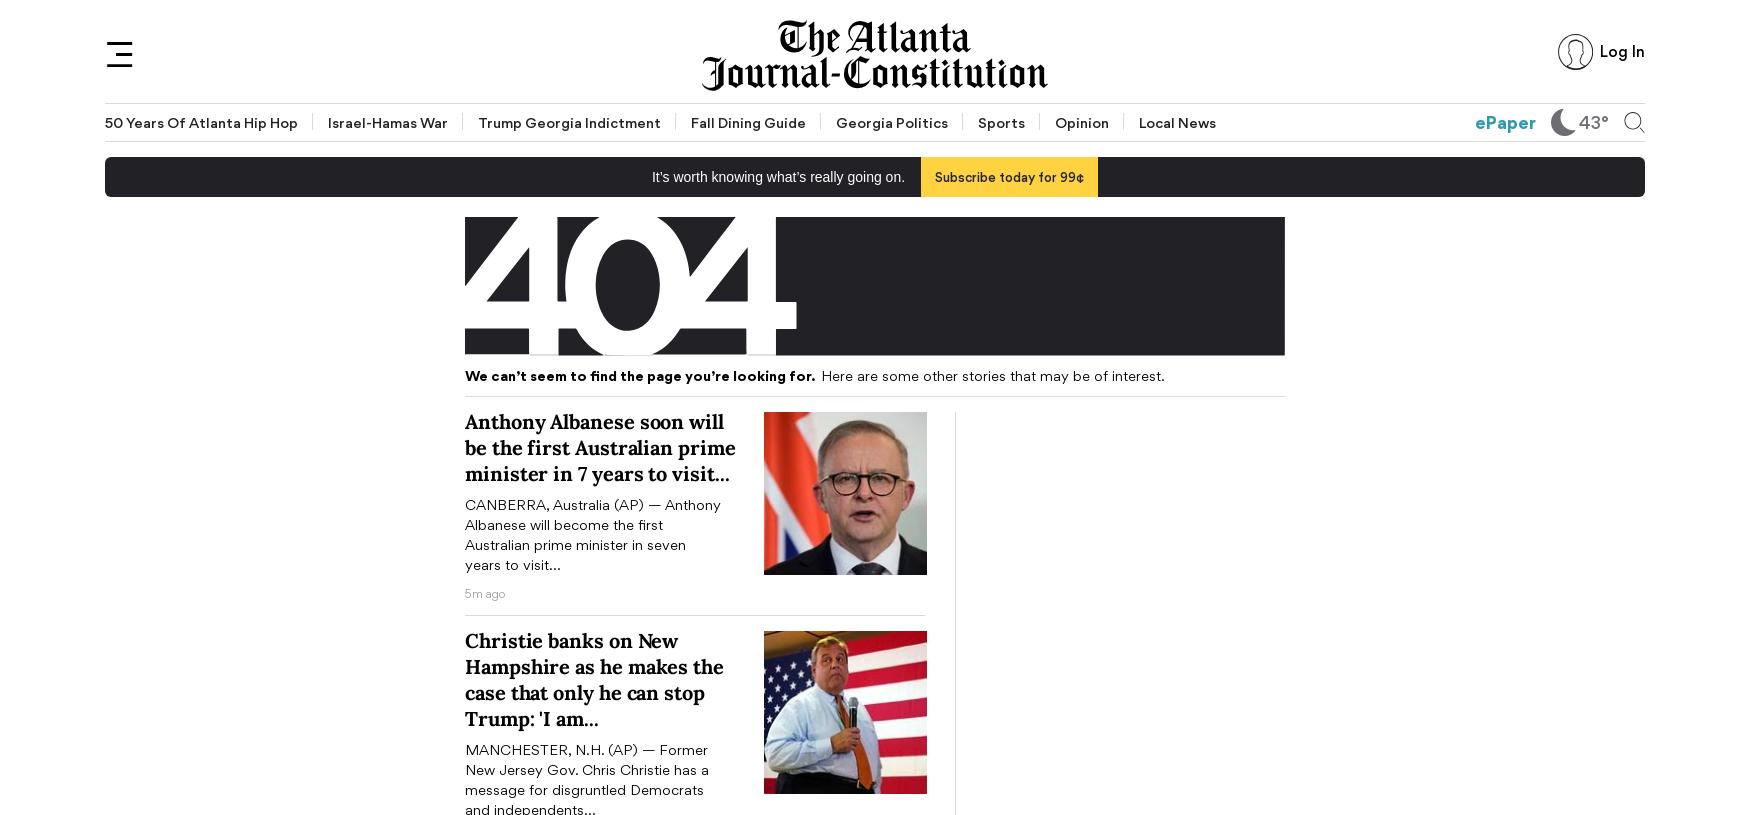 The image size is (1750, 815). Describe the element at coordinates (201, 121) in the screenshot. I see `'50 Years of Atlanta Hip Hop'` at that location.